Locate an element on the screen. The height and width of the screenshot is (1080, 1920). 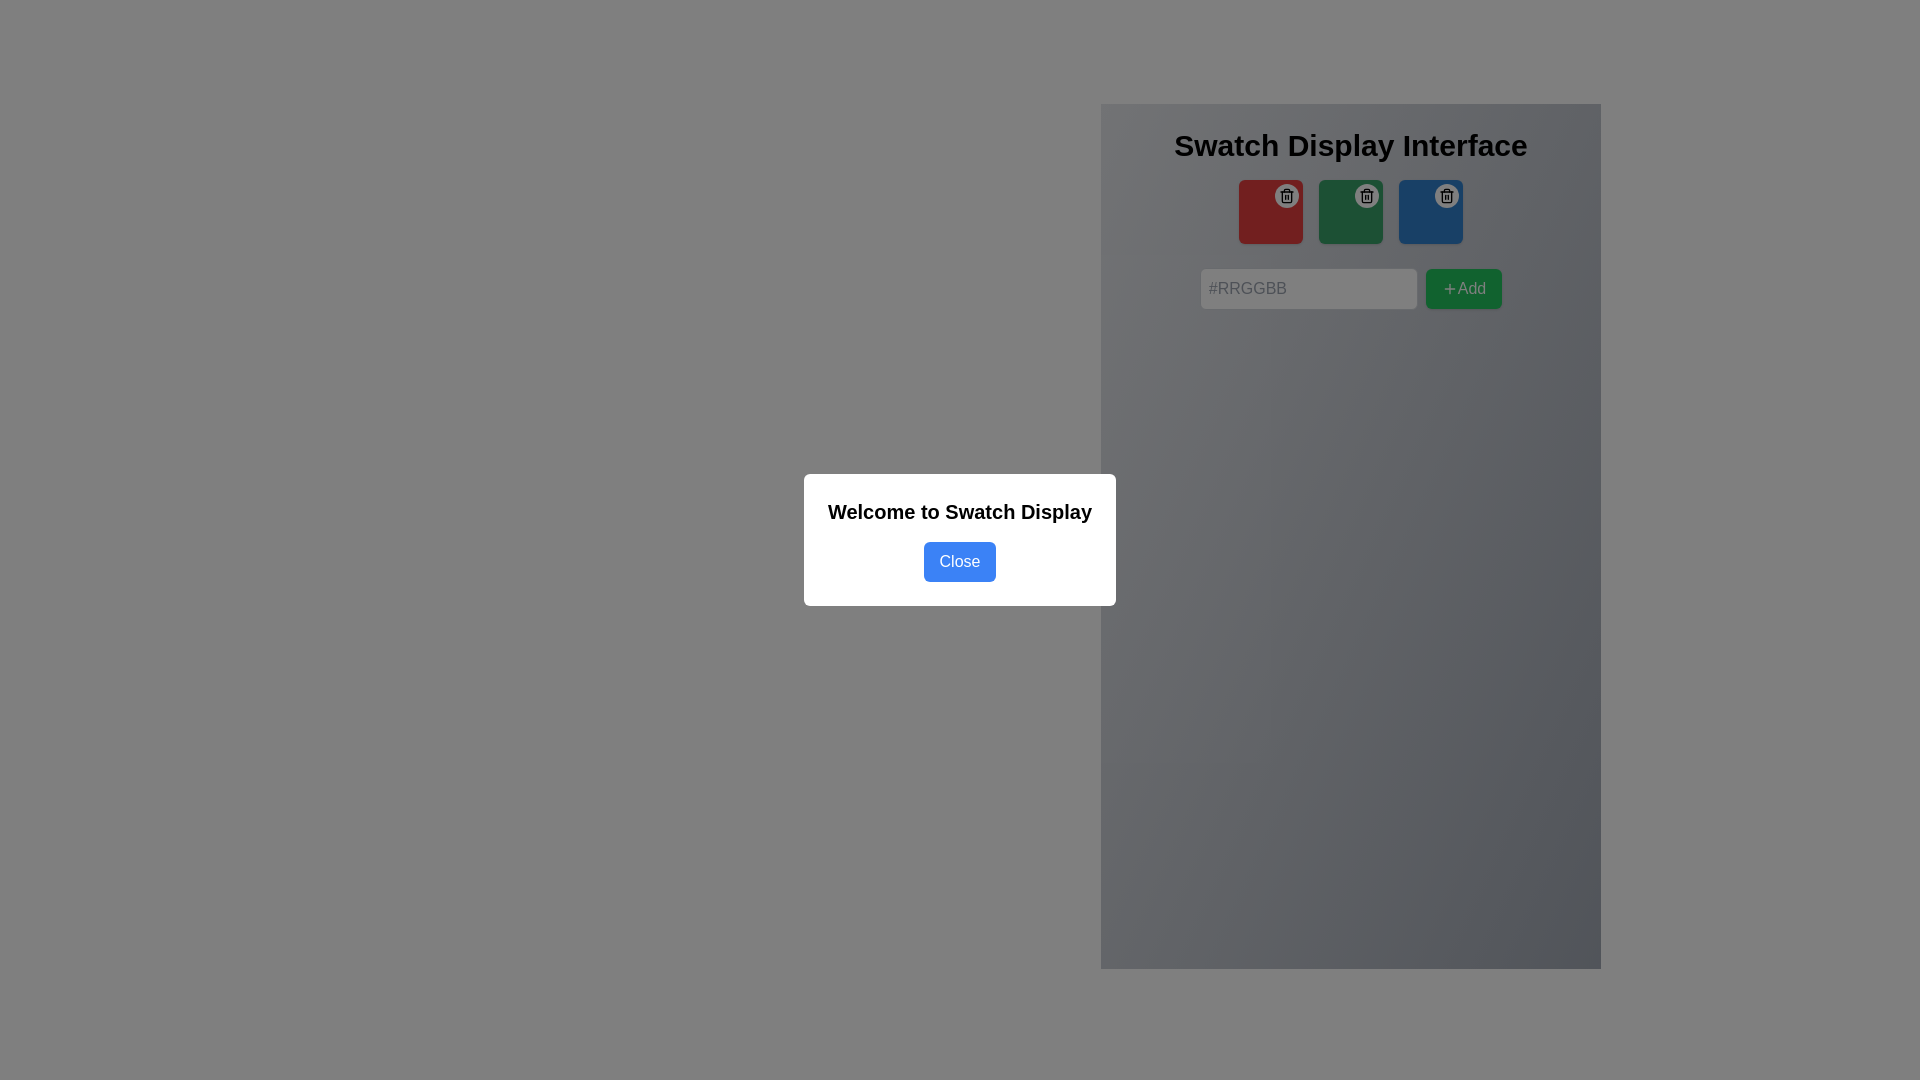
the trash can icon button located at the top-right corner of the blue box in the 'Swatch Display Interface' is located at coordinates (1446, 196).